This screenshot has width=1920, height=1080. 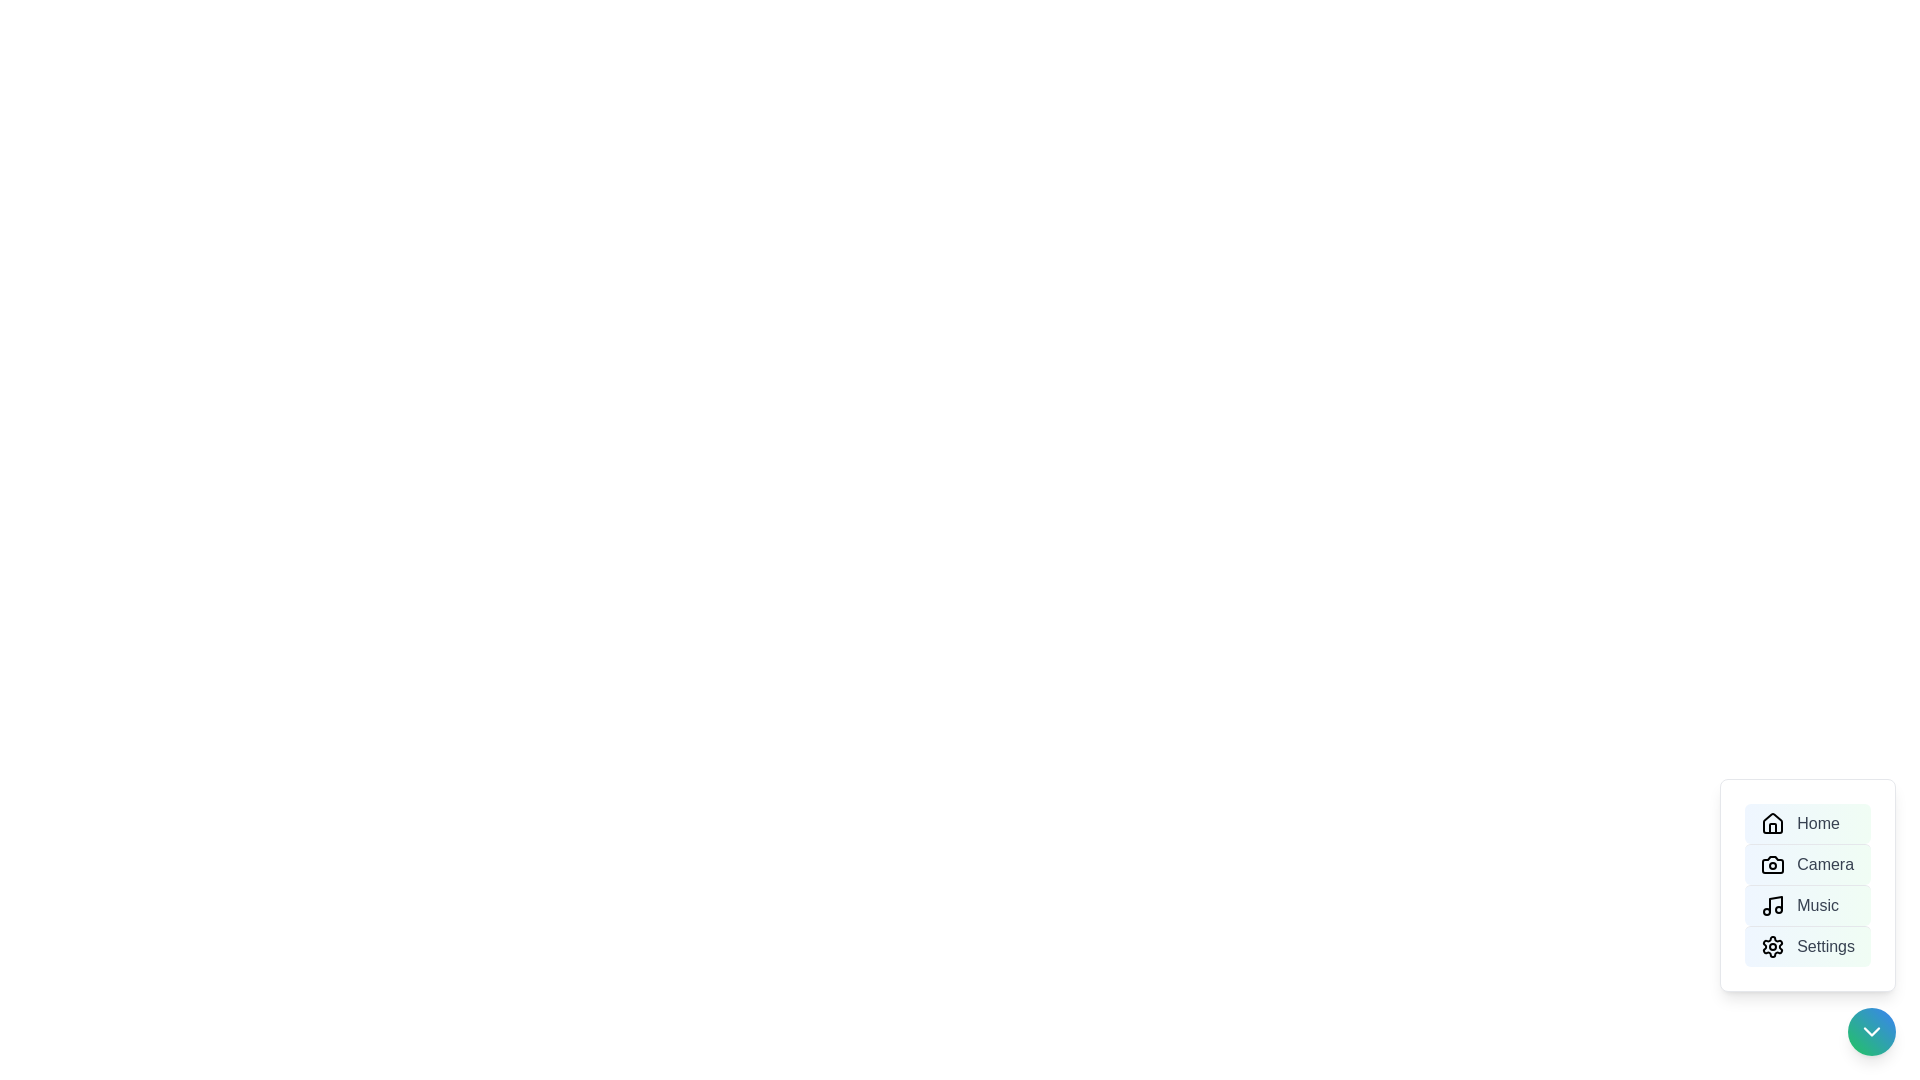 What do you see at coordinates (1808, 863) in the screenshot?
I see `the menu option labeled Camera to trigger its action` at bounding box center [1808, 863].